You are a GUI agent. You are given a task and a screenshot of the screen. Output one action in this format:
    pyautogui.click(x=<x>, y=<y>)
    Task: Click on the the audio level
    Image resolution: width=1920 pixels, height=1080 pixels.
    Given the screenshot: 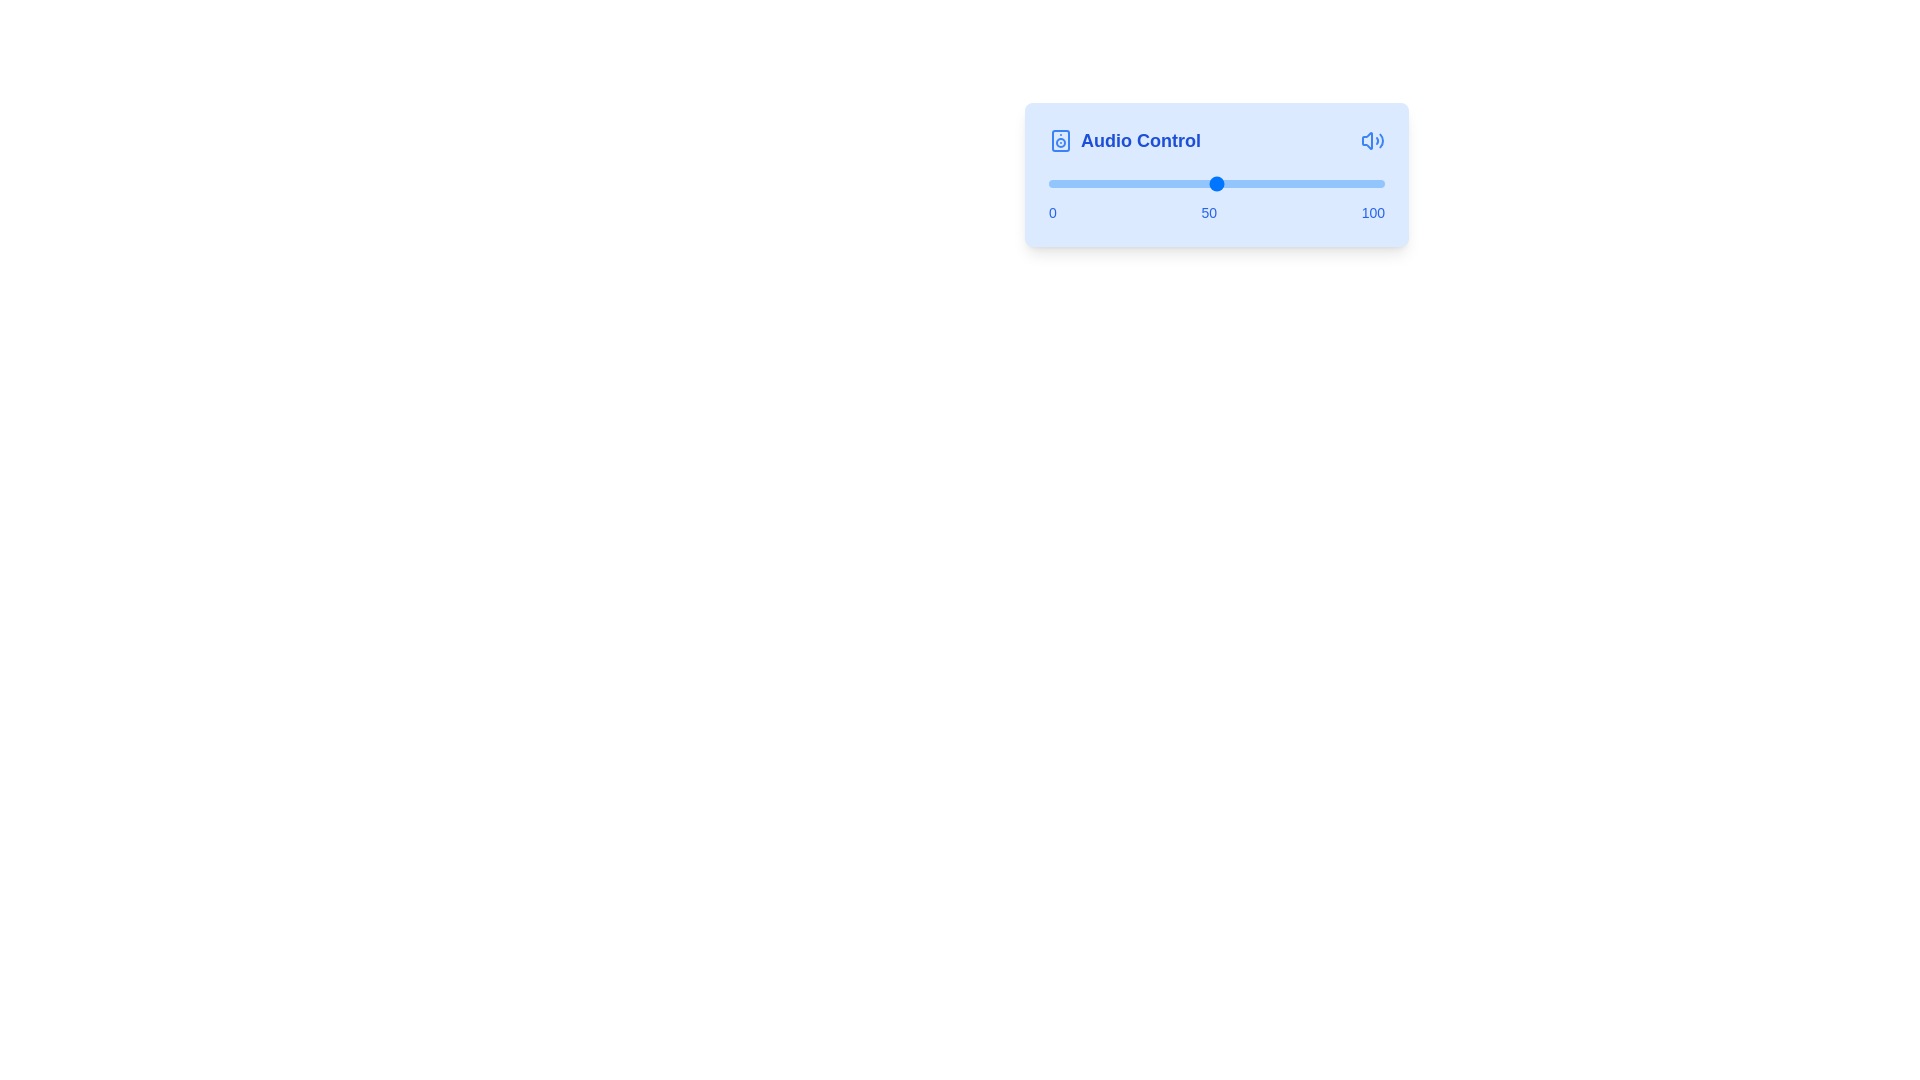 What is the action you would take?
    pyautogui.click(x=1311, y=184)
    